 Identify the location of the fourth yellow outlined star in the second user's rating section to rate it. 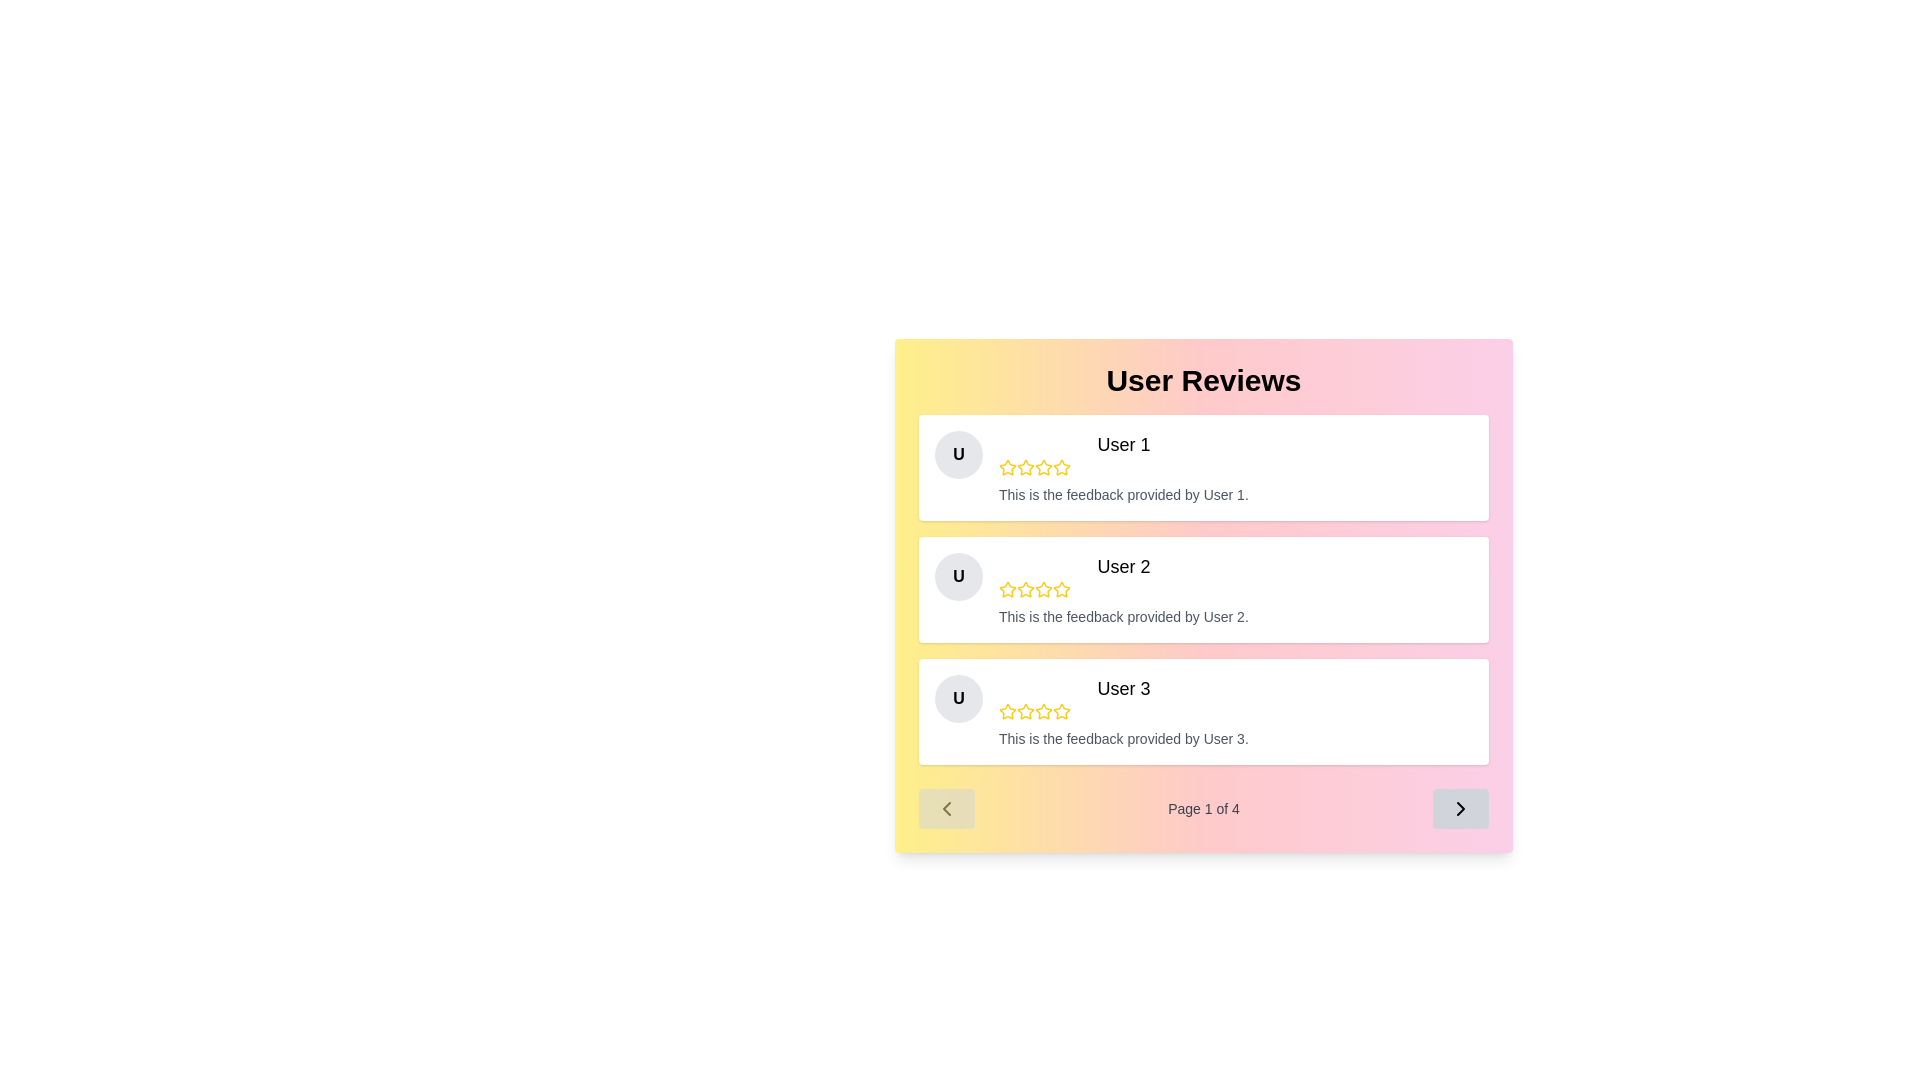
(1042, 588).